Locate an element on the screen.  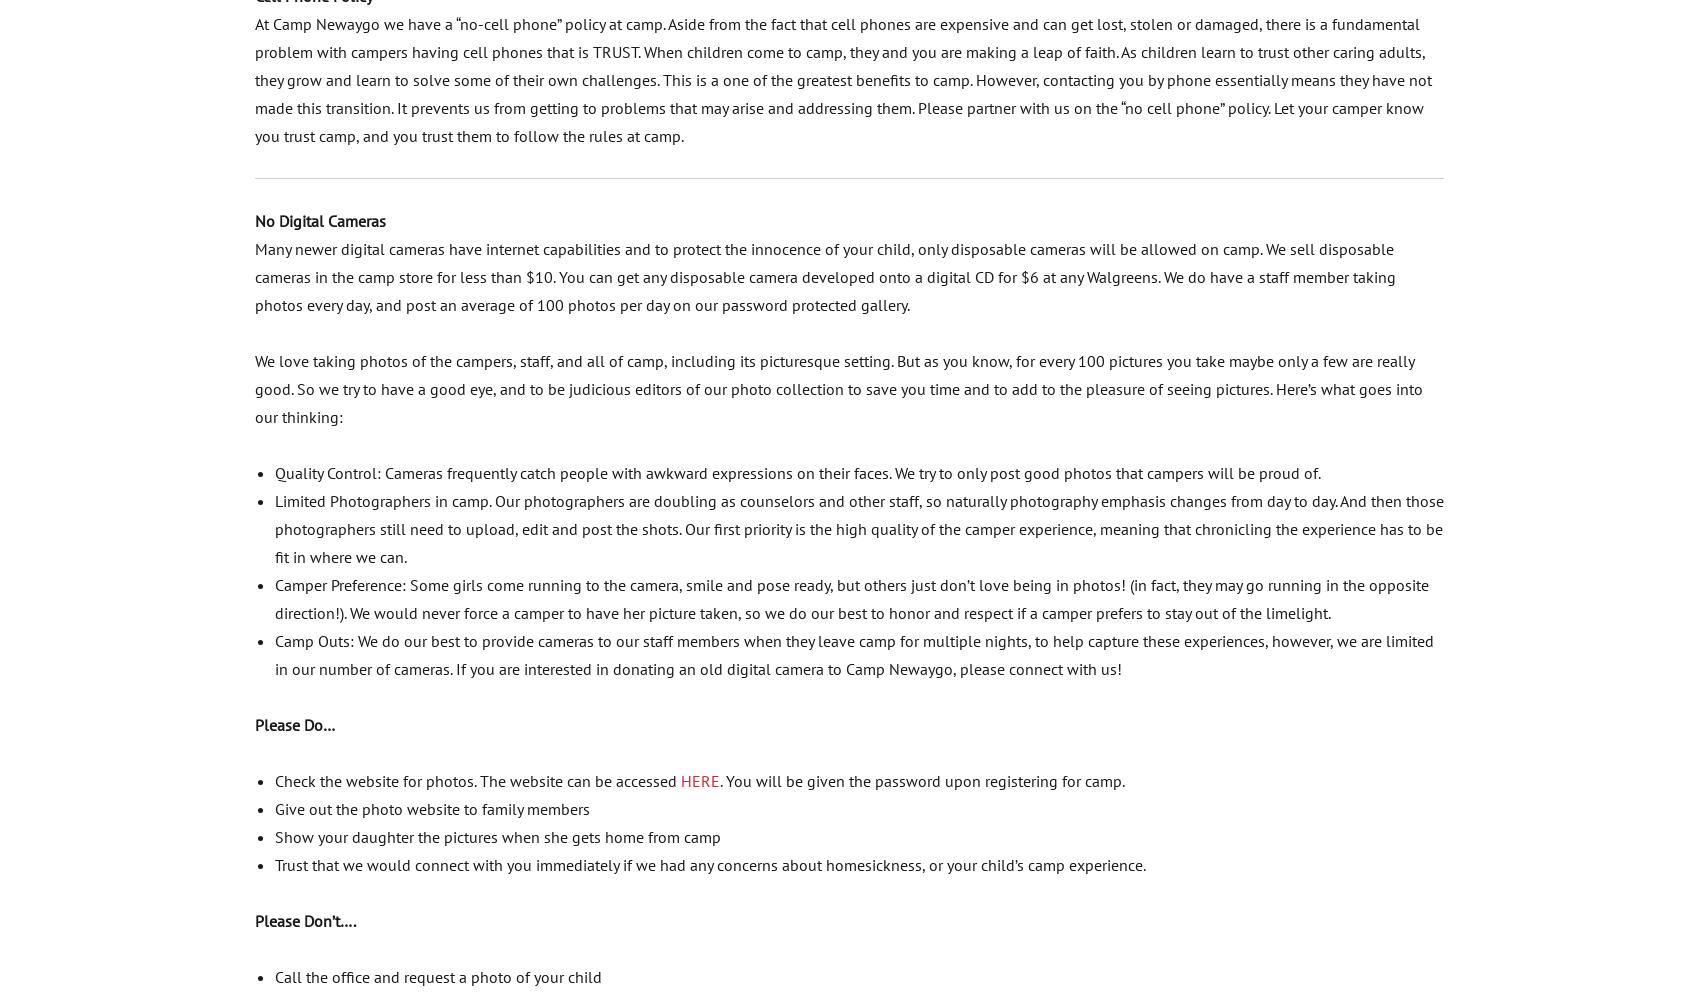
'Many newer digital cameras have internet capabilities and to protect the innocence of your child, only disposable cameras will be allowed on camp. We sell disposable cameras in the camp store for less than $10. You can get any disposable camera developed onto a digital CD for $6 at any Walgreens. We do have a staff member taking photos every day, and post an average of 100 photos per day on our password protected gallery.' is located at coordinates (254, 274).